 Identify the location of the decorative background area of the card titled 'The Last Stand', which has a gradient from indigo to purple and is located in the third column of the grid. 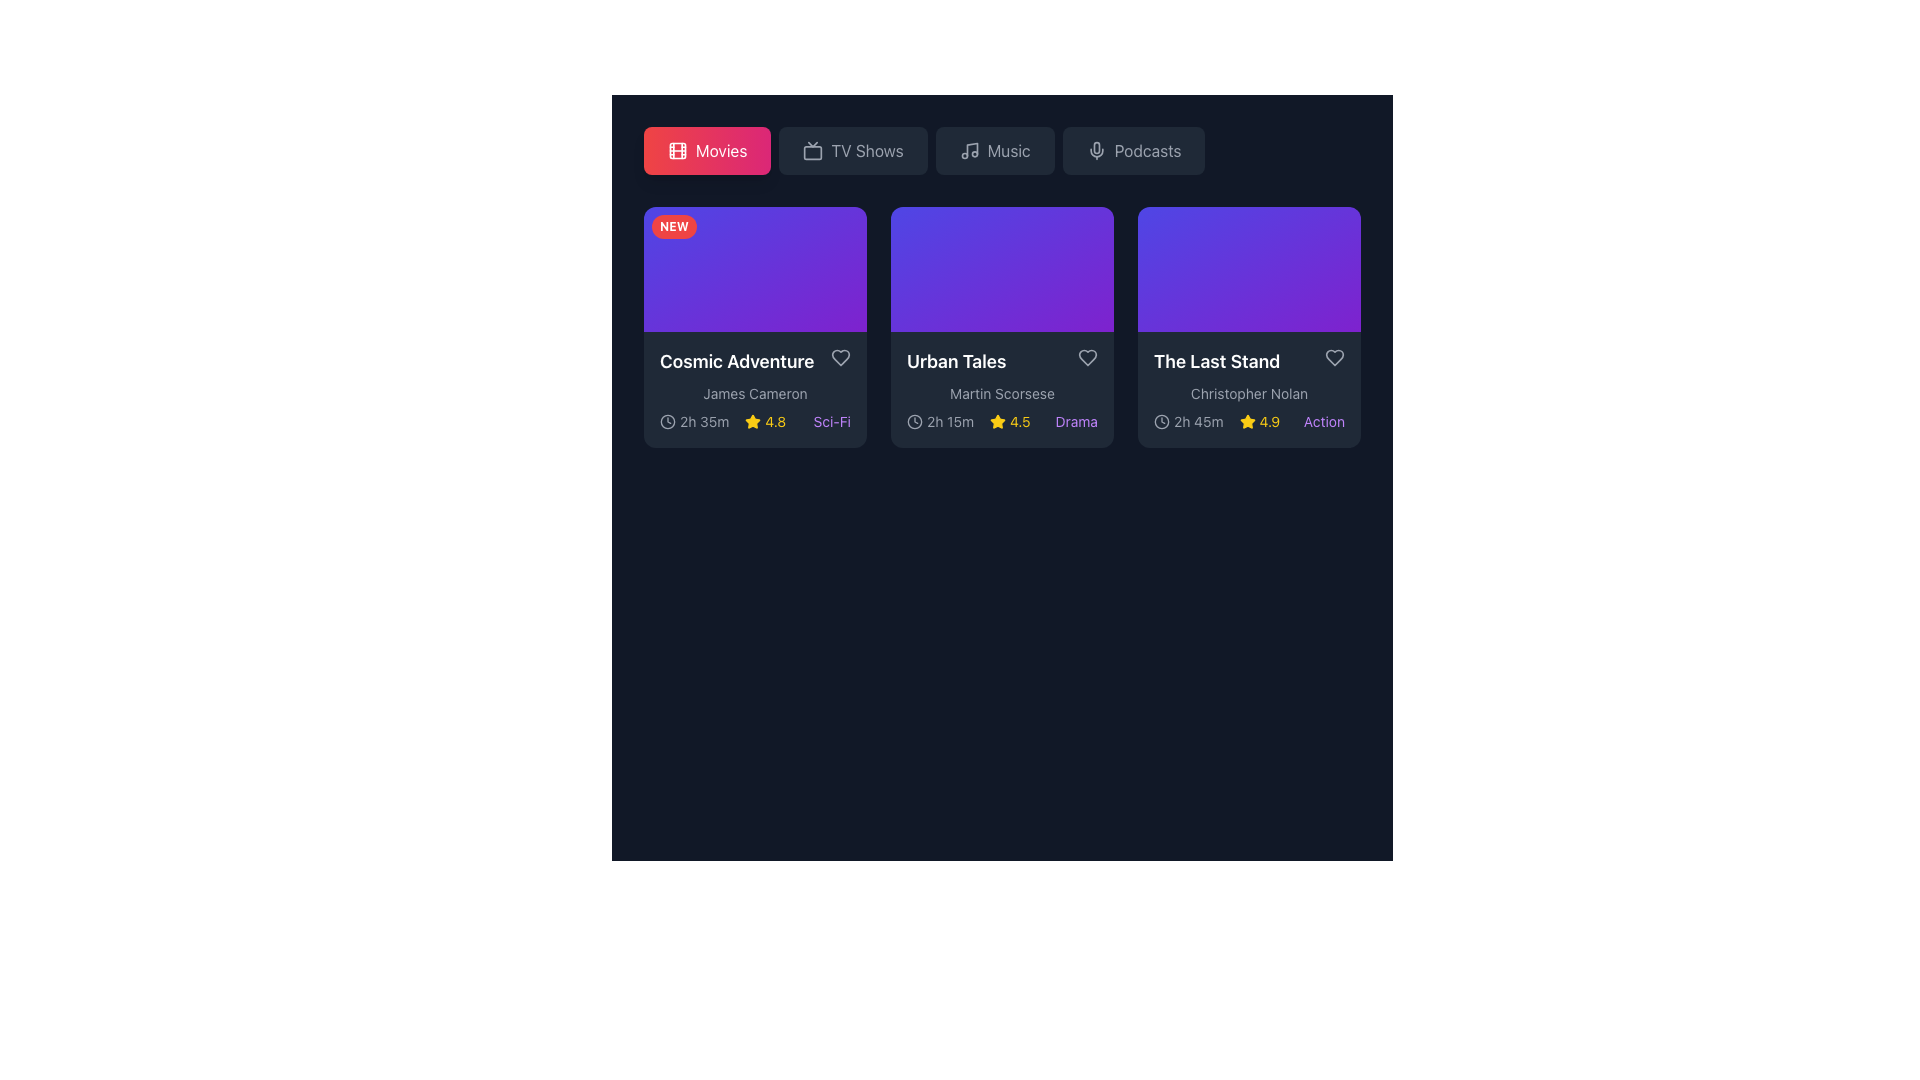
(1248, 268).